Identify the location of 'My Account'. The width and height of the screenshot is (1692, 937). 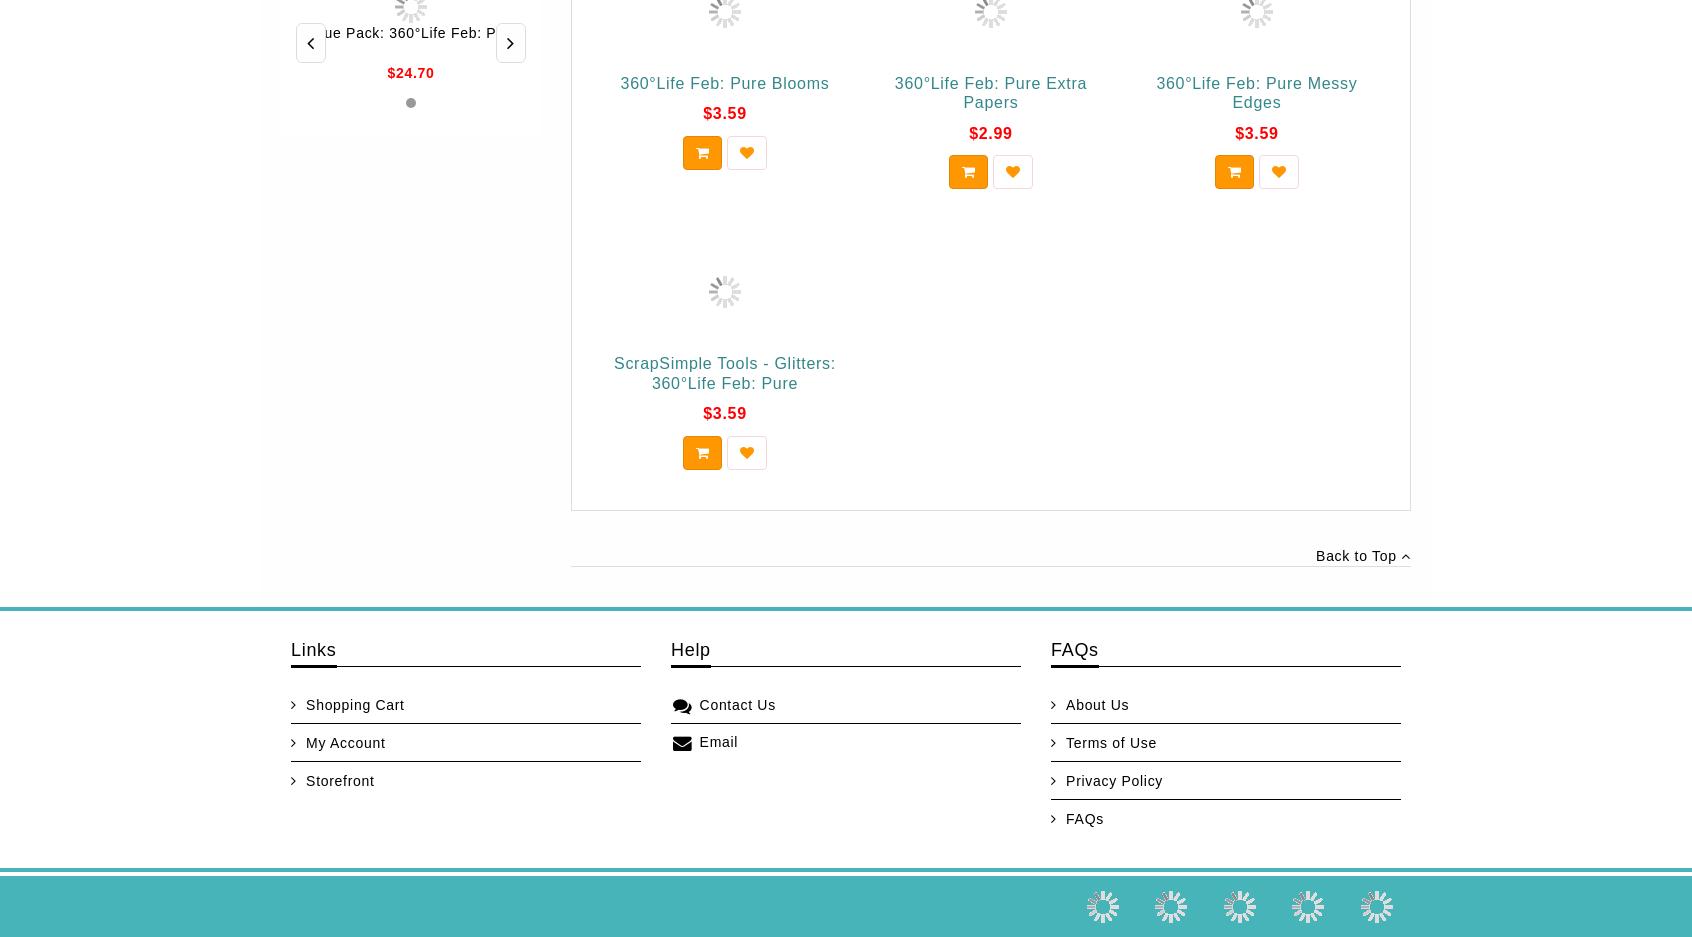
(344, 742).